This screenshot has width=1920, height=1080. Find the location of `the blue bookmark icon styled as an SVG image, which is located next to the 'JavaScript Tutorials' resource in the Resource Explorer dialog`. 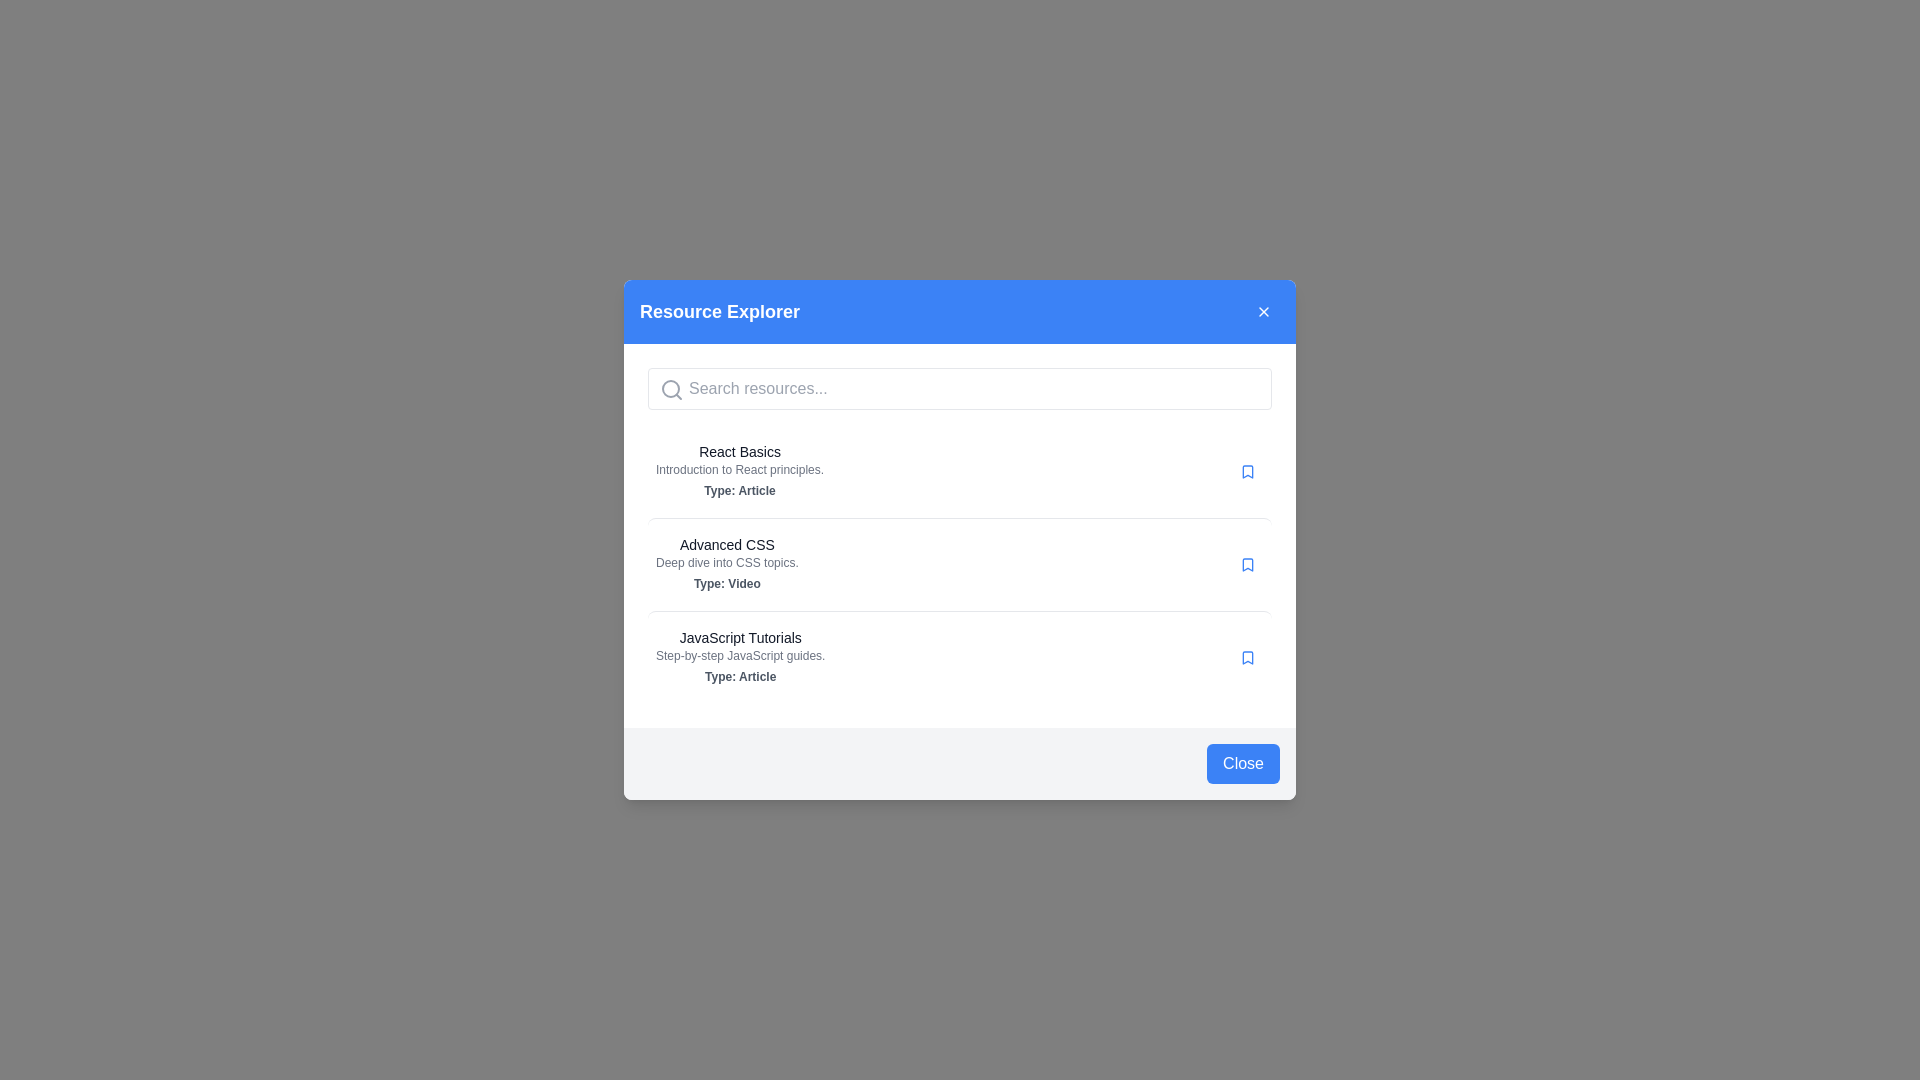

the blue bookmark icon styled as an SVG image, which is located next to the 'JavaScript Tutorials' resource in the Resource Explorer dialog is located at coordinates (1247, 658).